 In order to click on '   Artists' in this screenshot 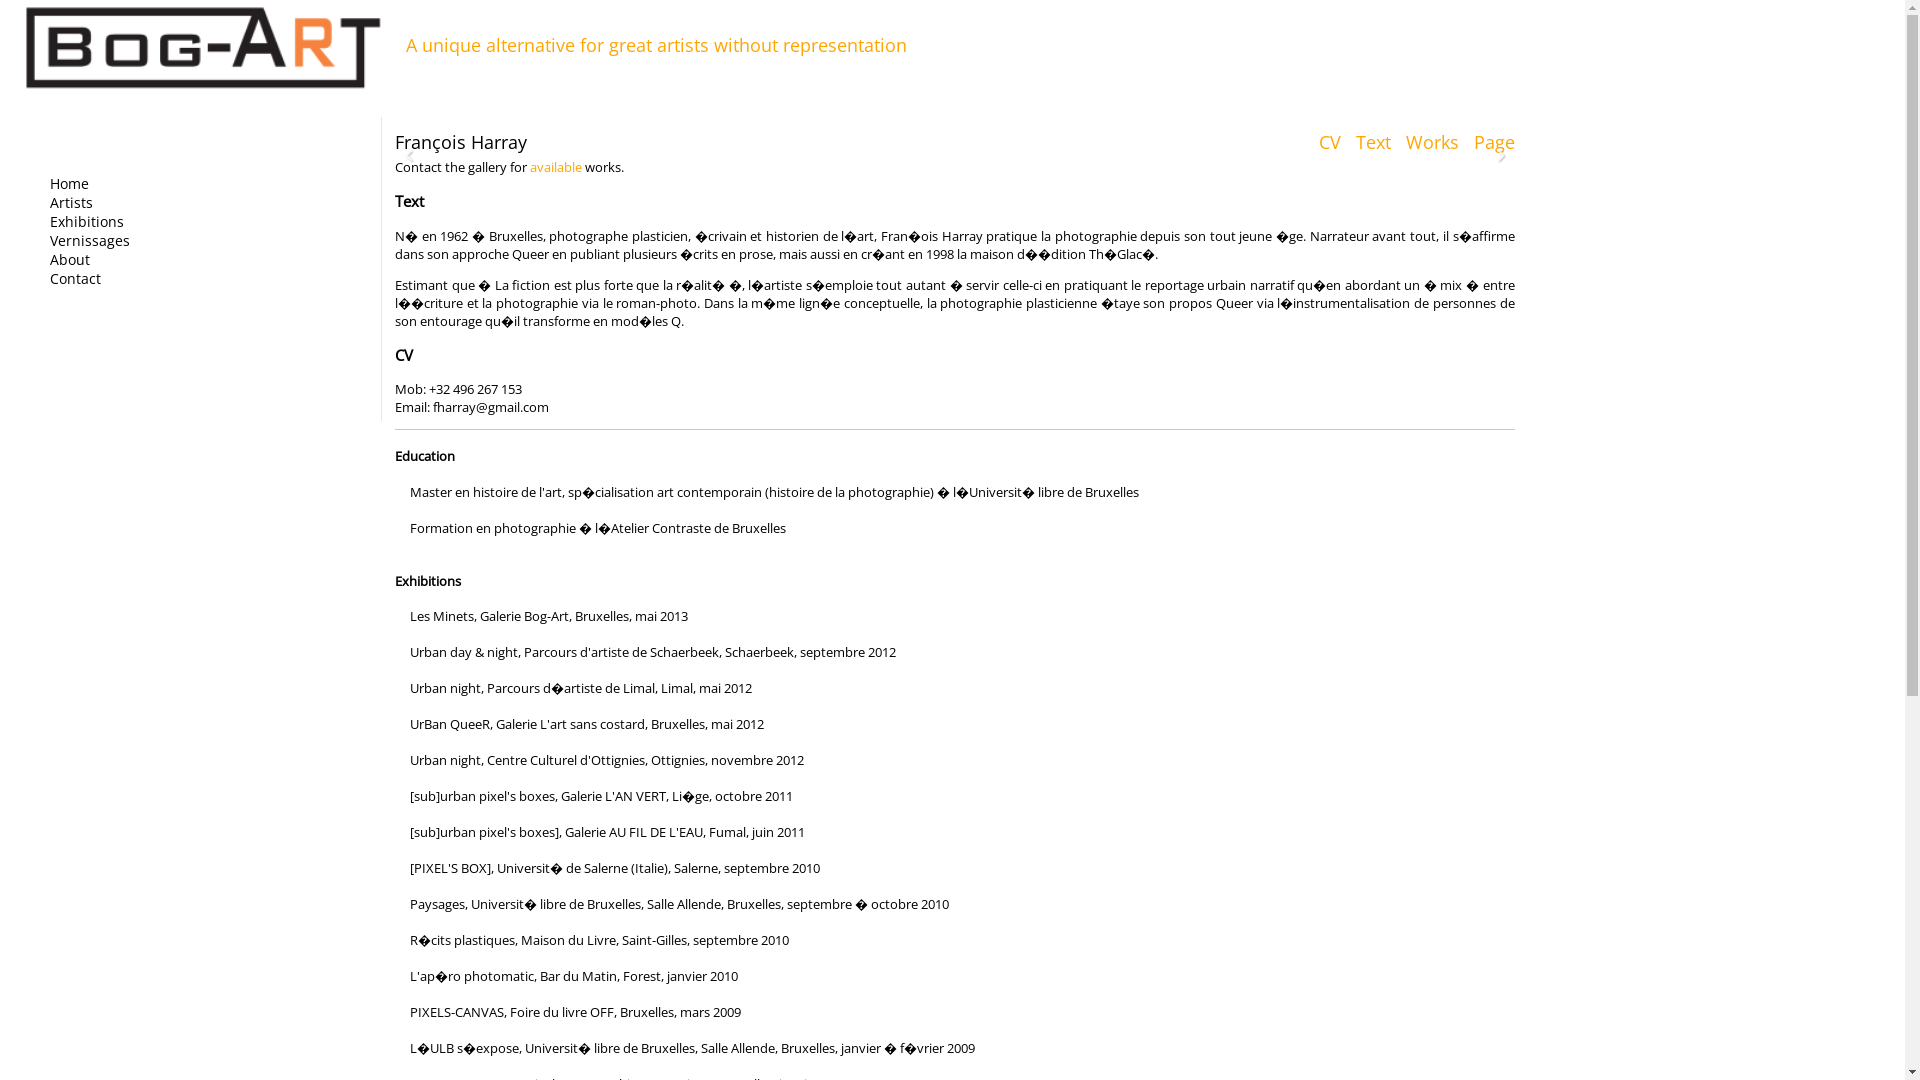, I will do `click(38, 202)`.